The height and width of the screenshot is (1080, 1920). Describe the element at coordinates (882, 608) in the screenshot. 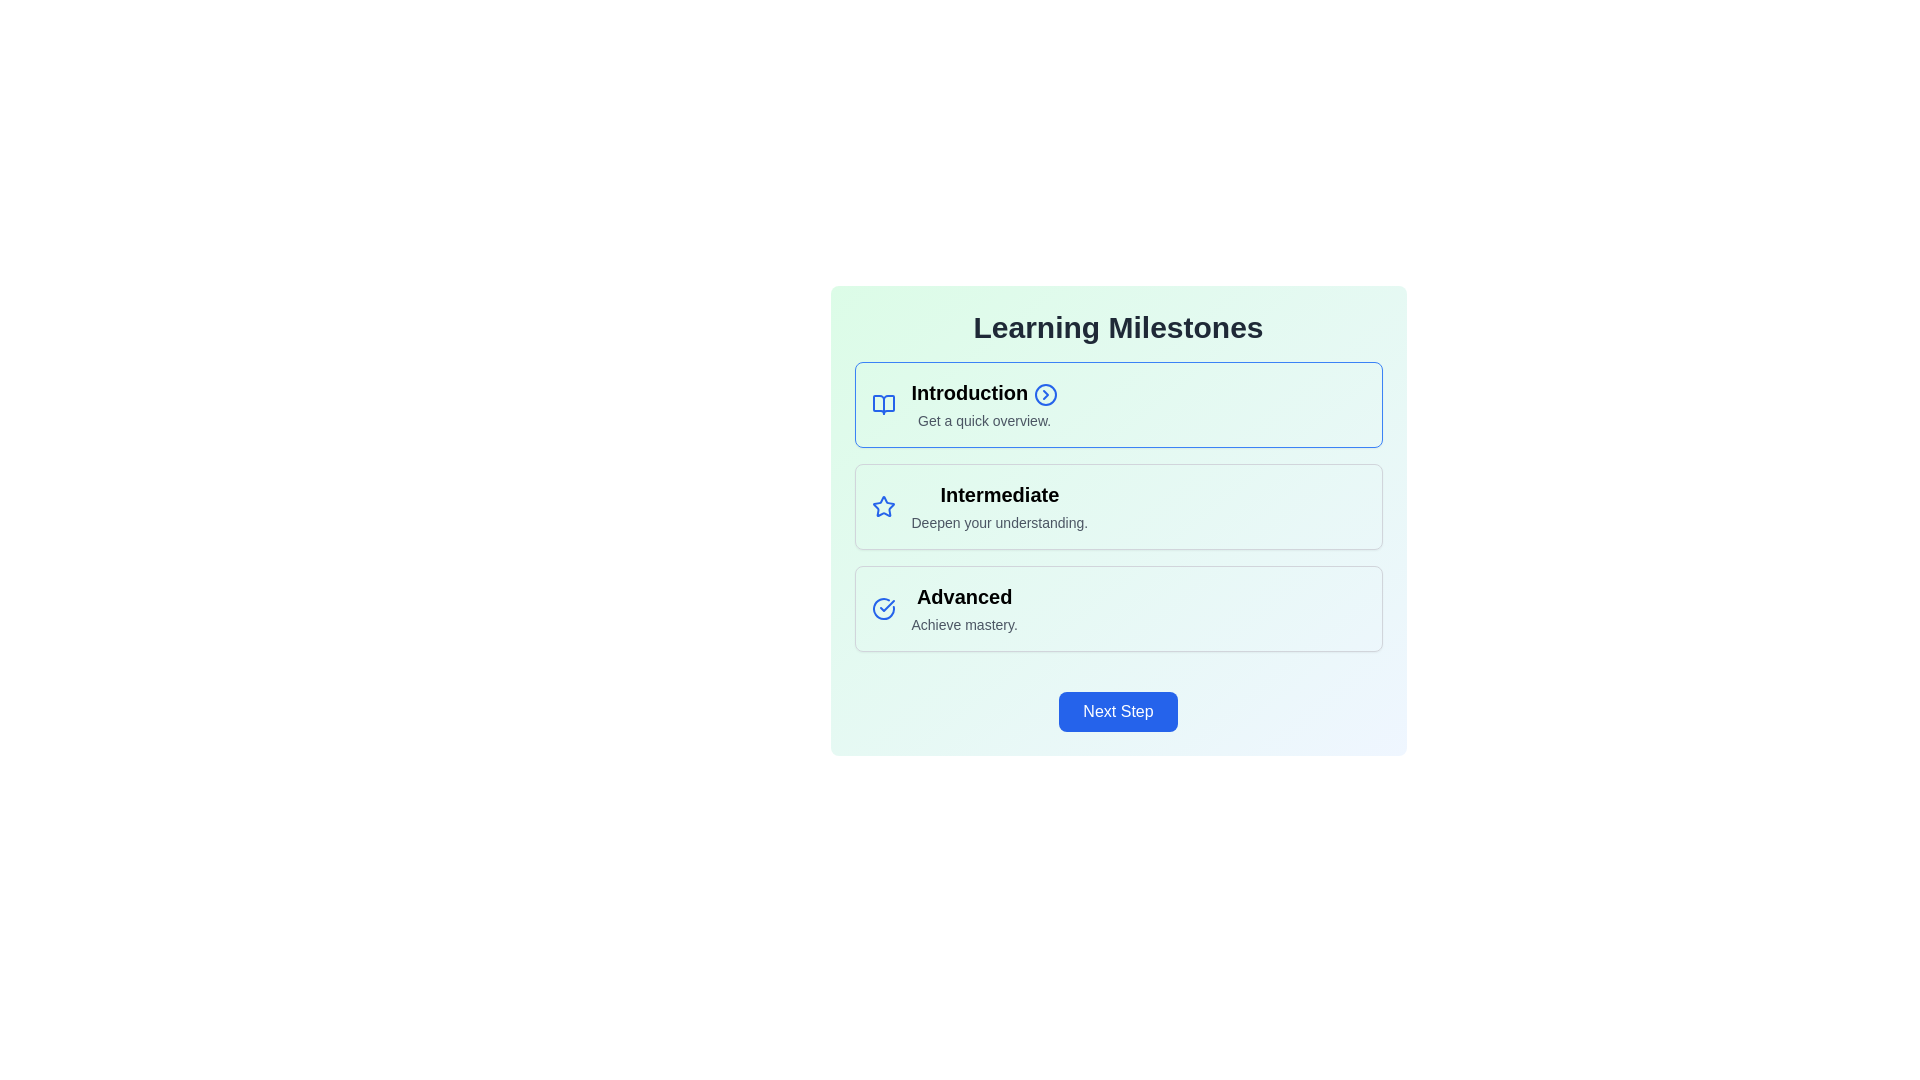

I see `the blue and white circular icon with a checkmark inside, located to the left of the text 'Advanced' in the third box of the 'Learning Milestones' section` at that location.